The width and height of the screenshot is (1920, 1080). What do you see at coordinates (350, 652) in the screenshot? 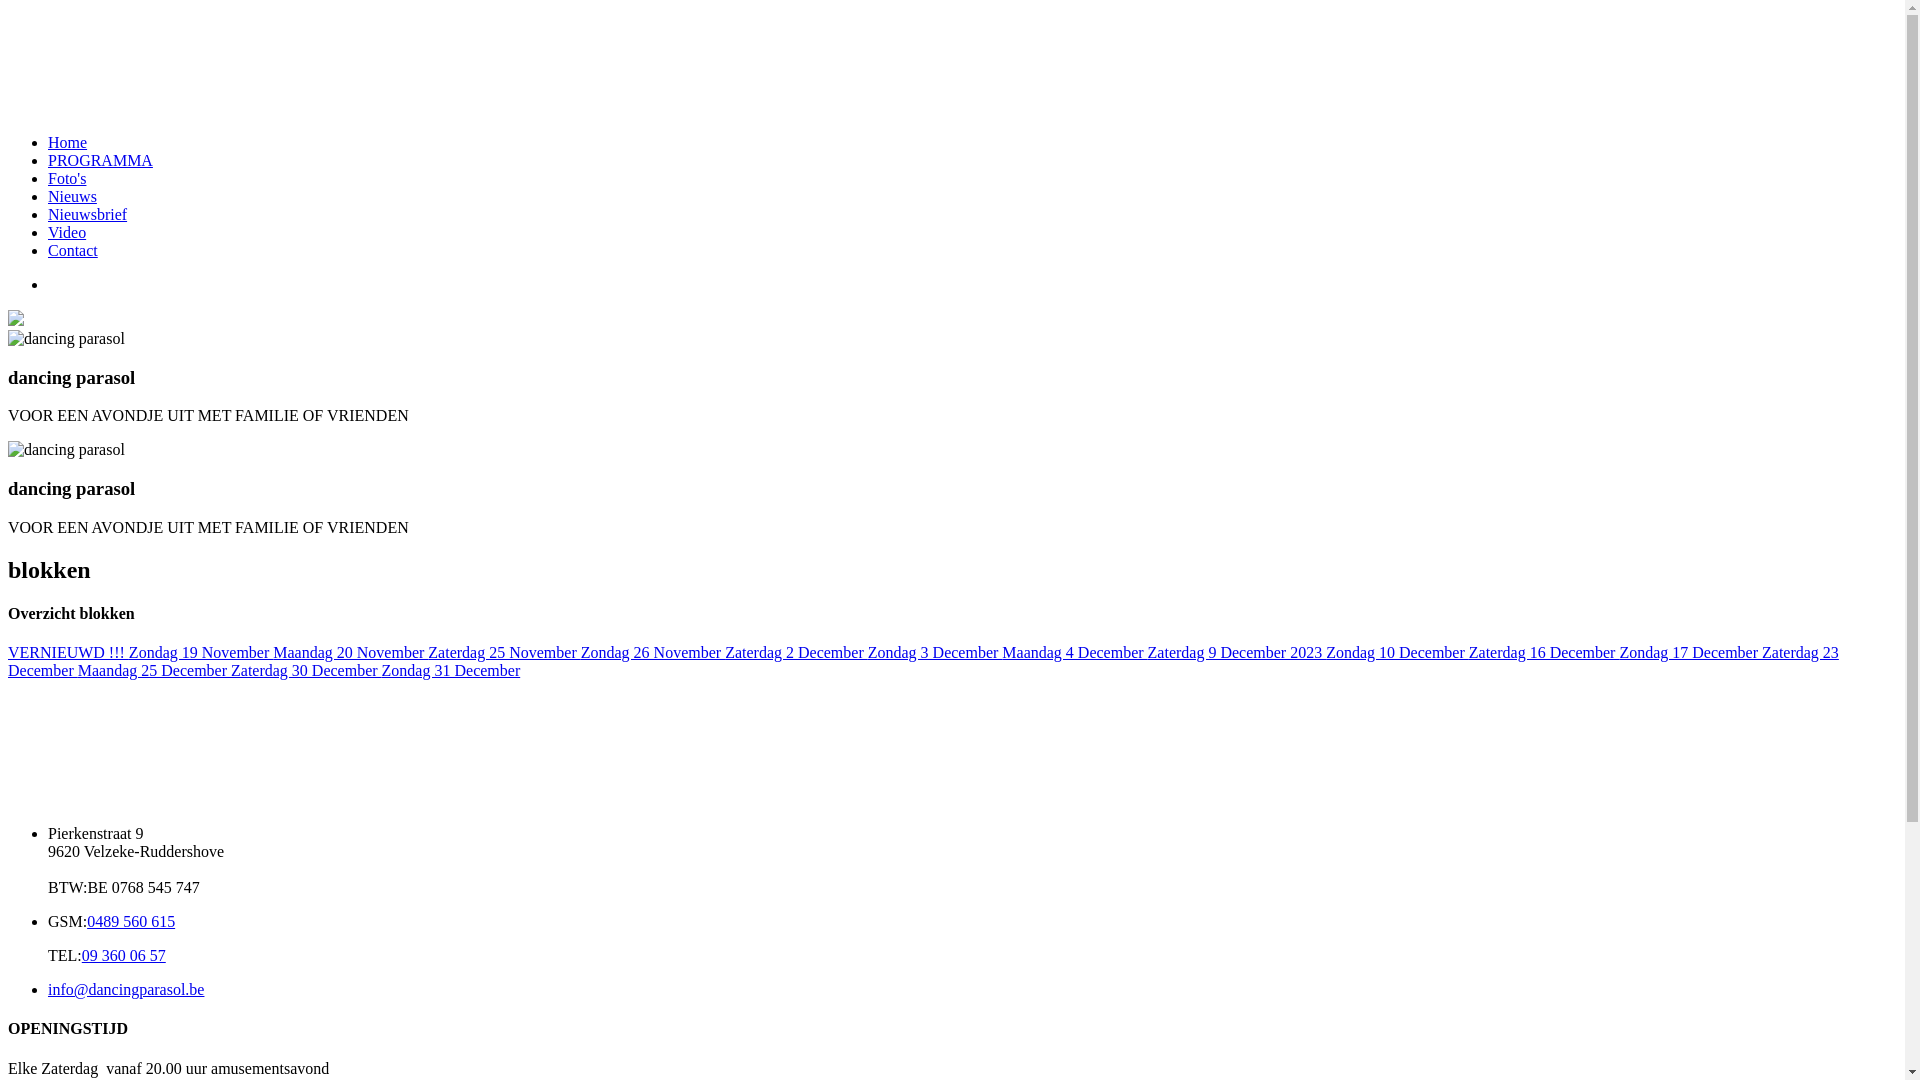
I see `'Maandag 20 November'` at bounding box center [350, 652].